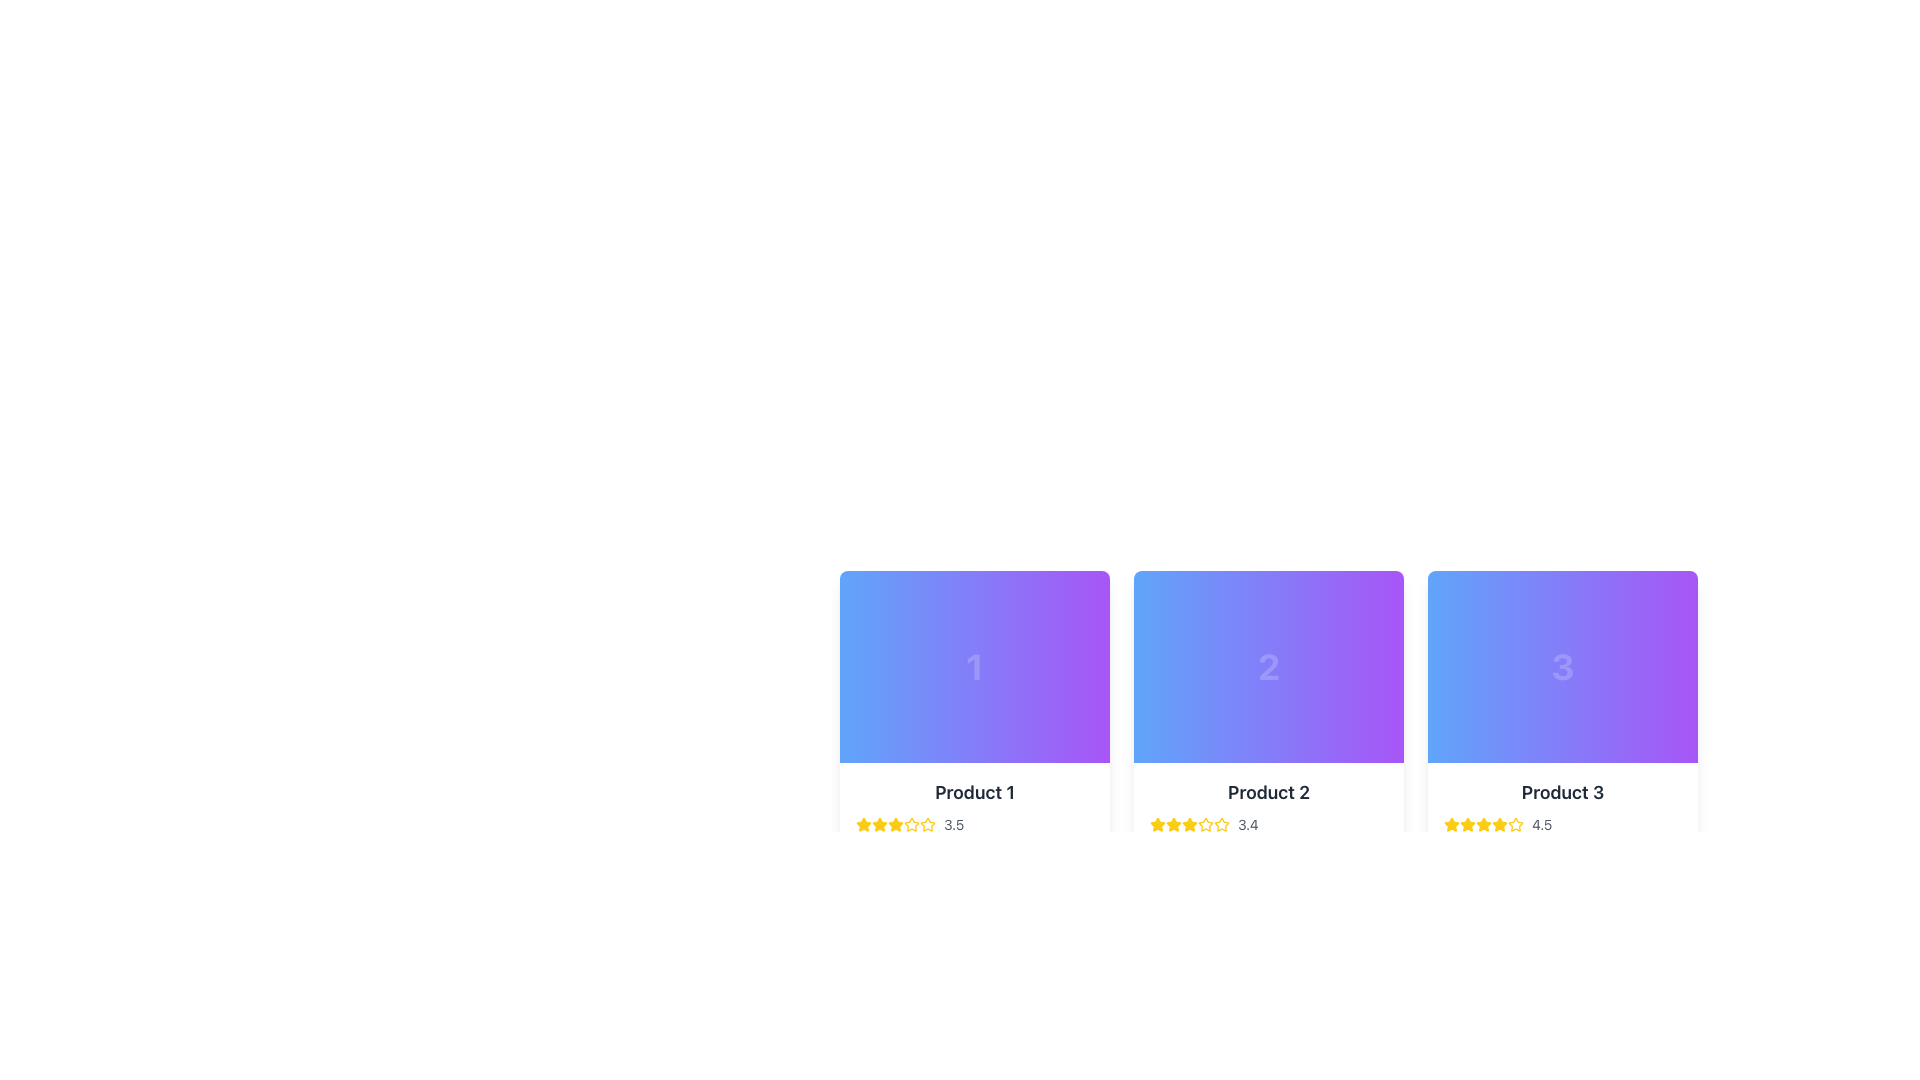 The width and height of the screenshot is (1920, 1080). What do you see at coordinates (1190, 825) in the screenshot?
I see `the yellow star icon, which is the fourth star in a horizontal row of five stars, located below the 'Product 2' card in the rating section` at bounding box center [1190, 825].